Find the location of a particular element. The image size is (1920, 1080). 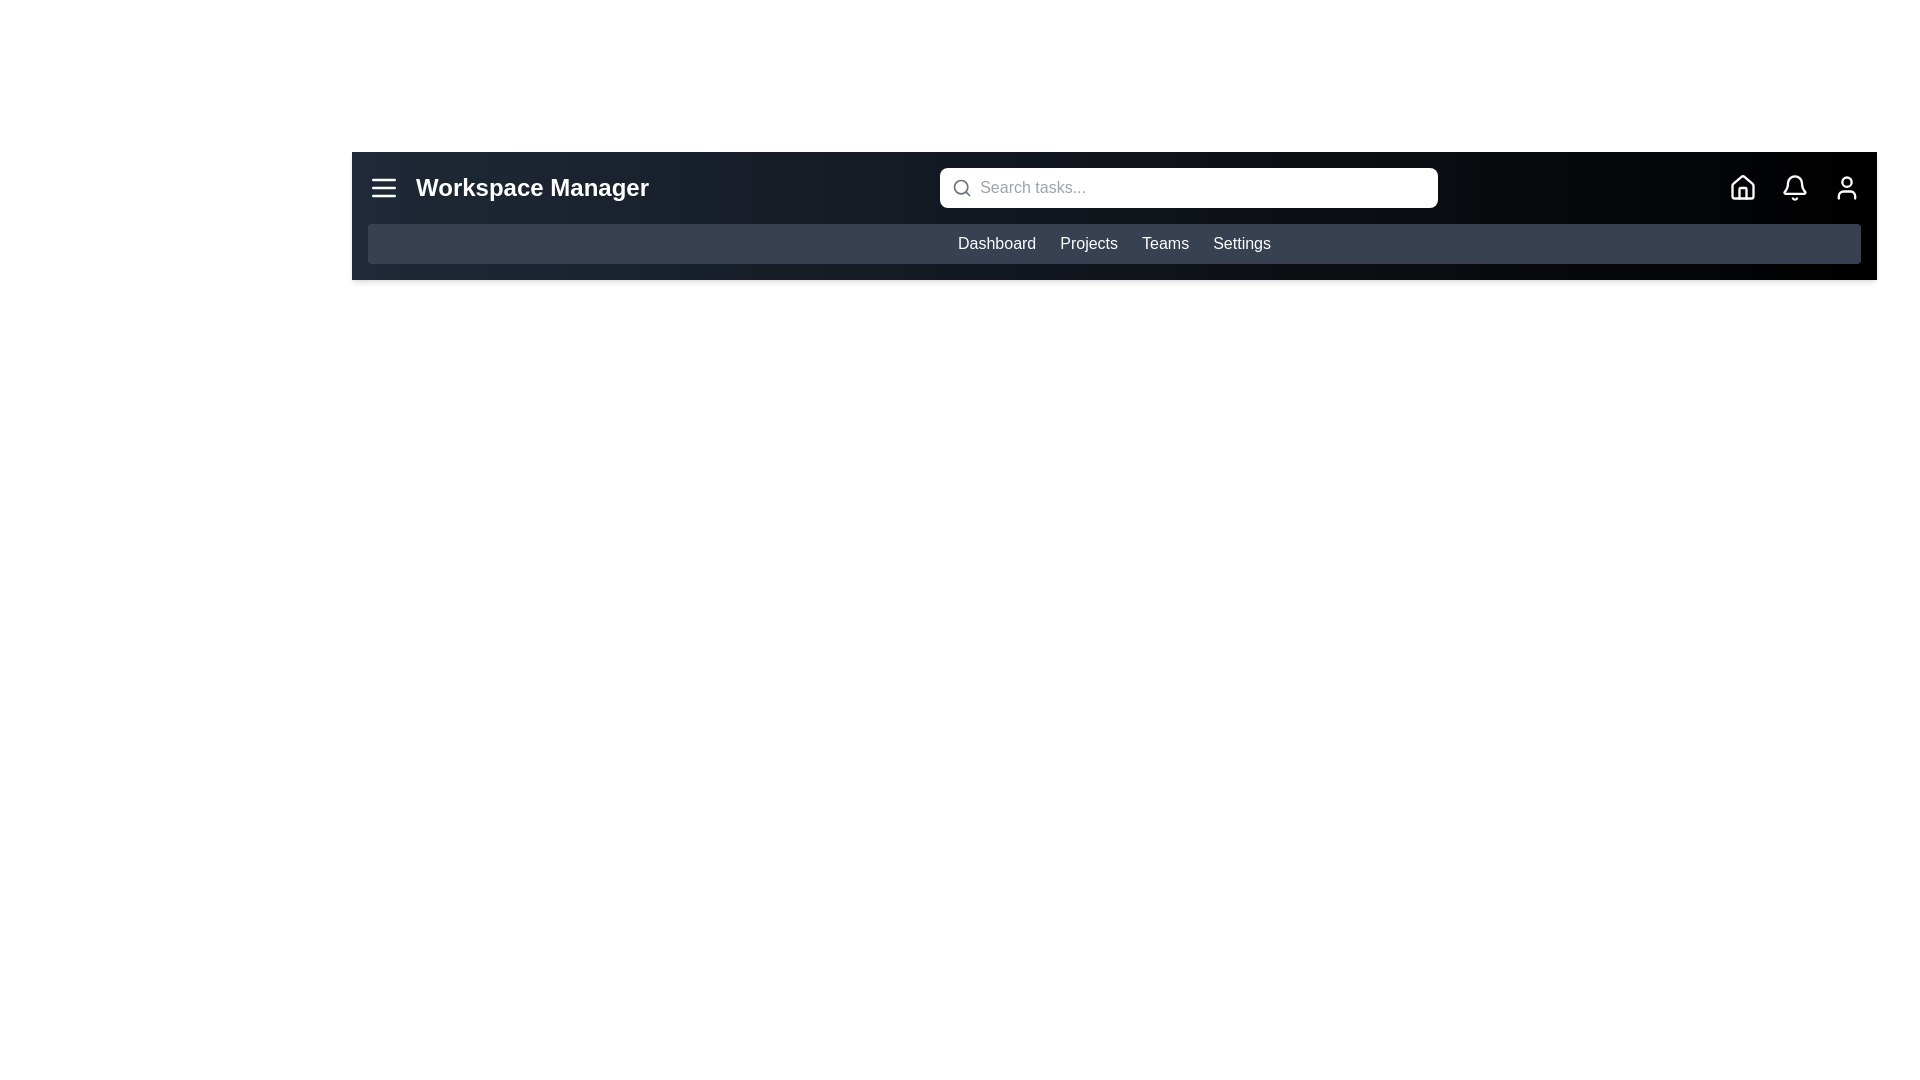

the Home icon to navigate to the home page is located at coordinates (1741, 188).